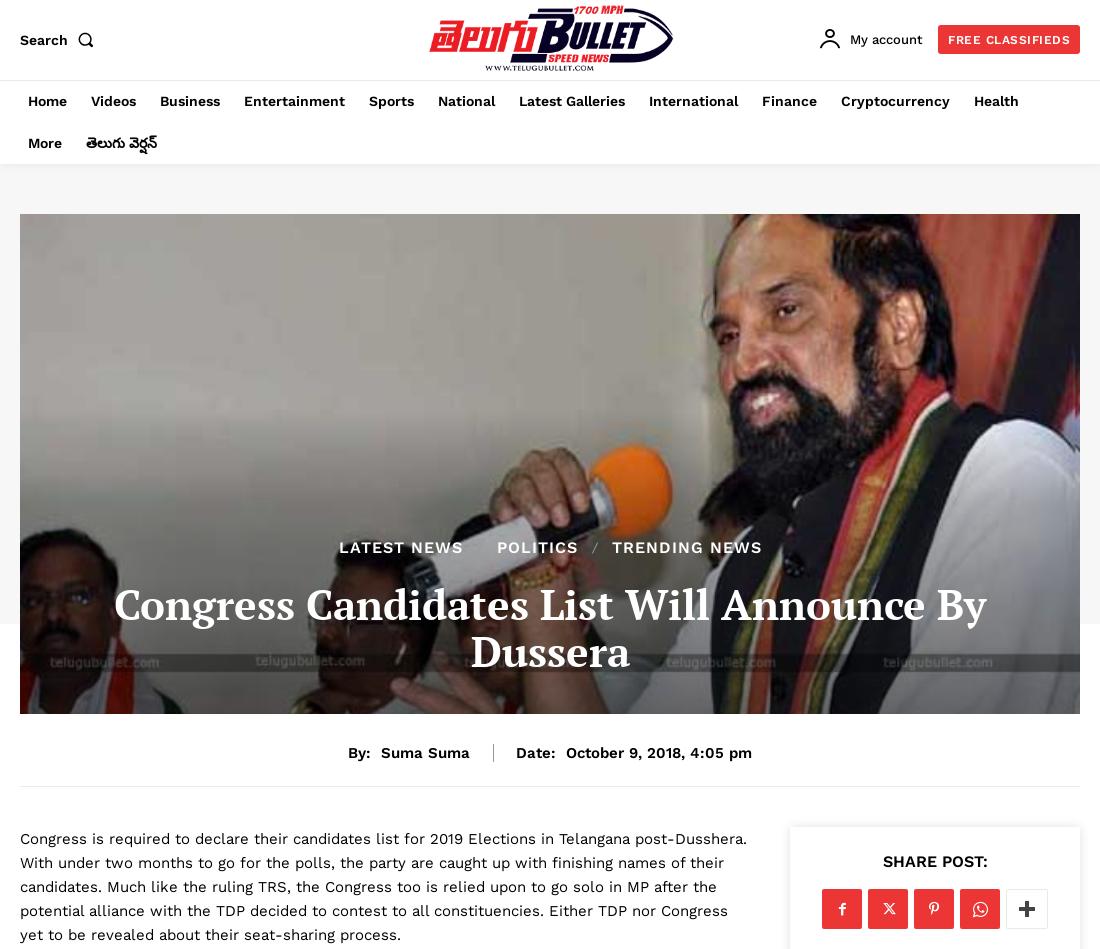 The height and width of the screenshot is (949, 1100). What do you see at coordinates (359, 751) in the screenshot?
I see `'By:'` at bounding box center [359, 751].